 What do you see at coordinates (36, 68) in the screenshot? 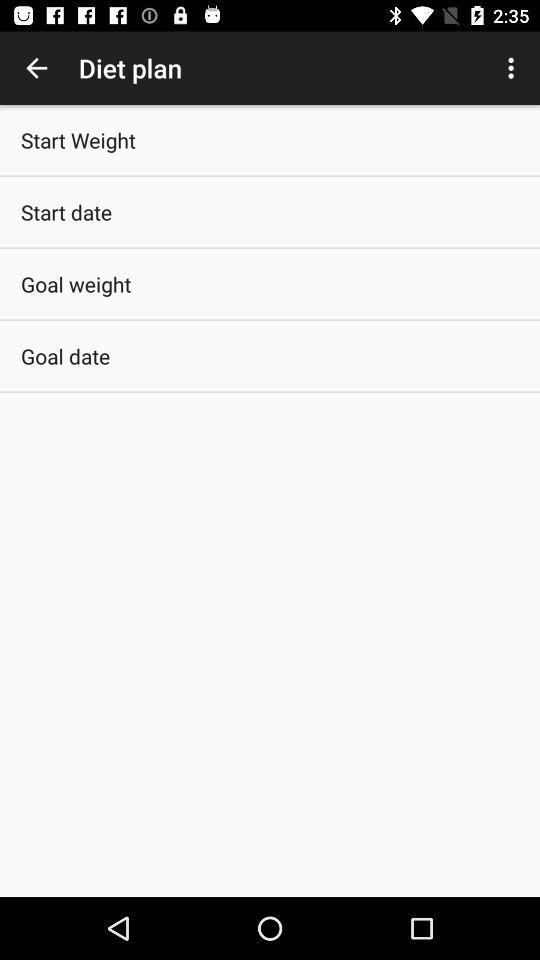
I see `app next to the diet plan app` at bounding box center [36, 68].